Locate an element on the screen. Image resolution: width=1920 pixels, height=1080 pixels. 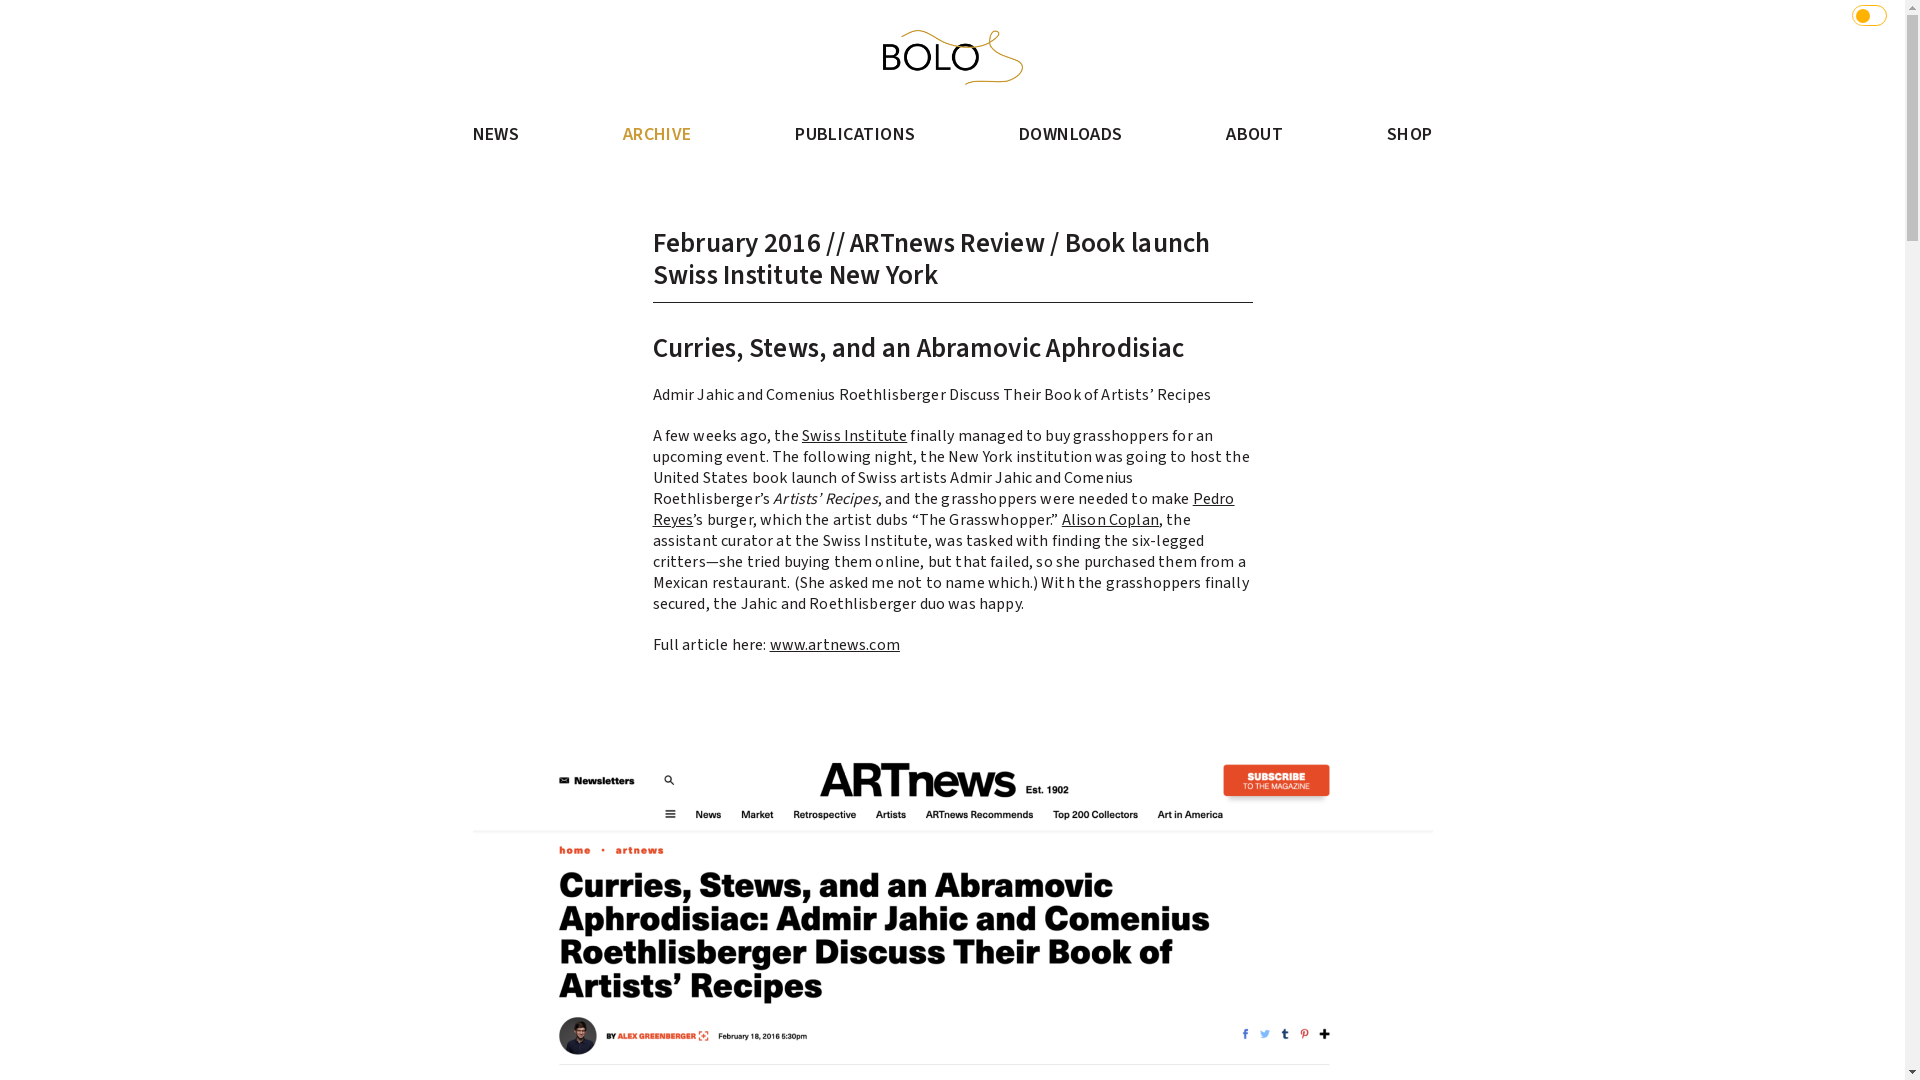
'ARCHIVE' is located at coordinates (657, 134).